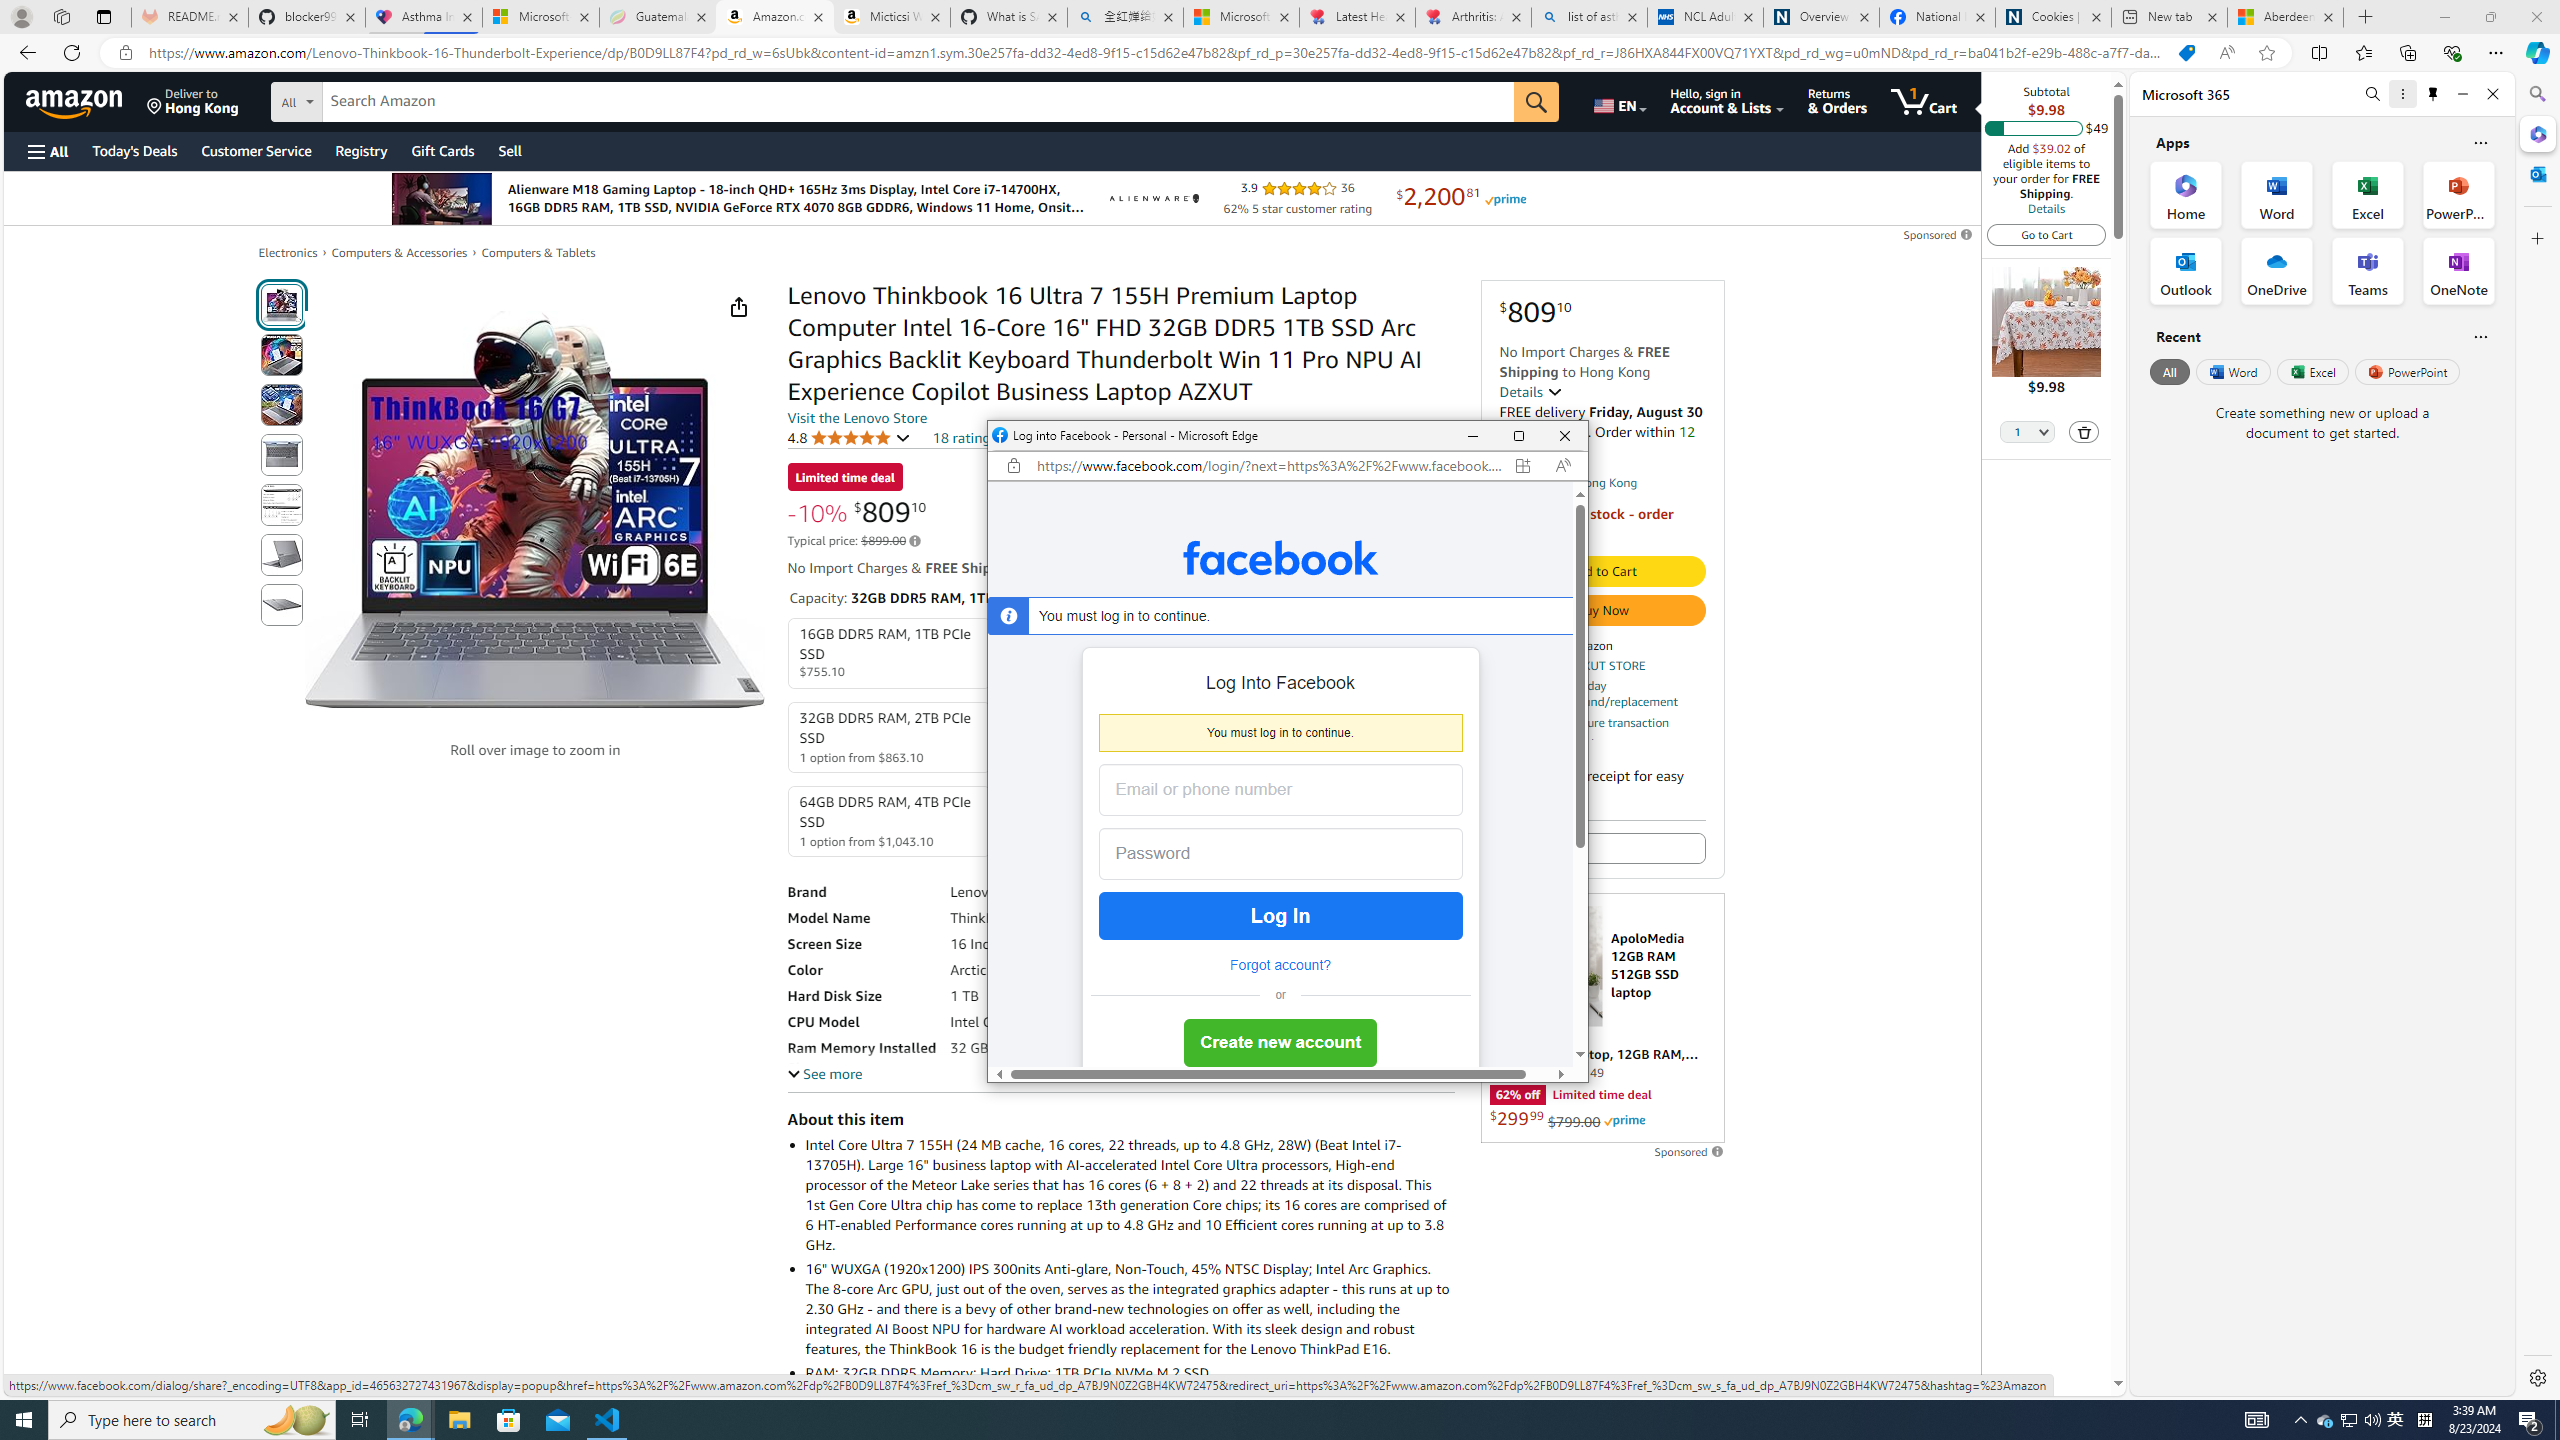  What do you see at coordinates (2255, 1418) in the screenshot?
I see `'AutomationID: 4105'` at bounding box center [2255, 1418].